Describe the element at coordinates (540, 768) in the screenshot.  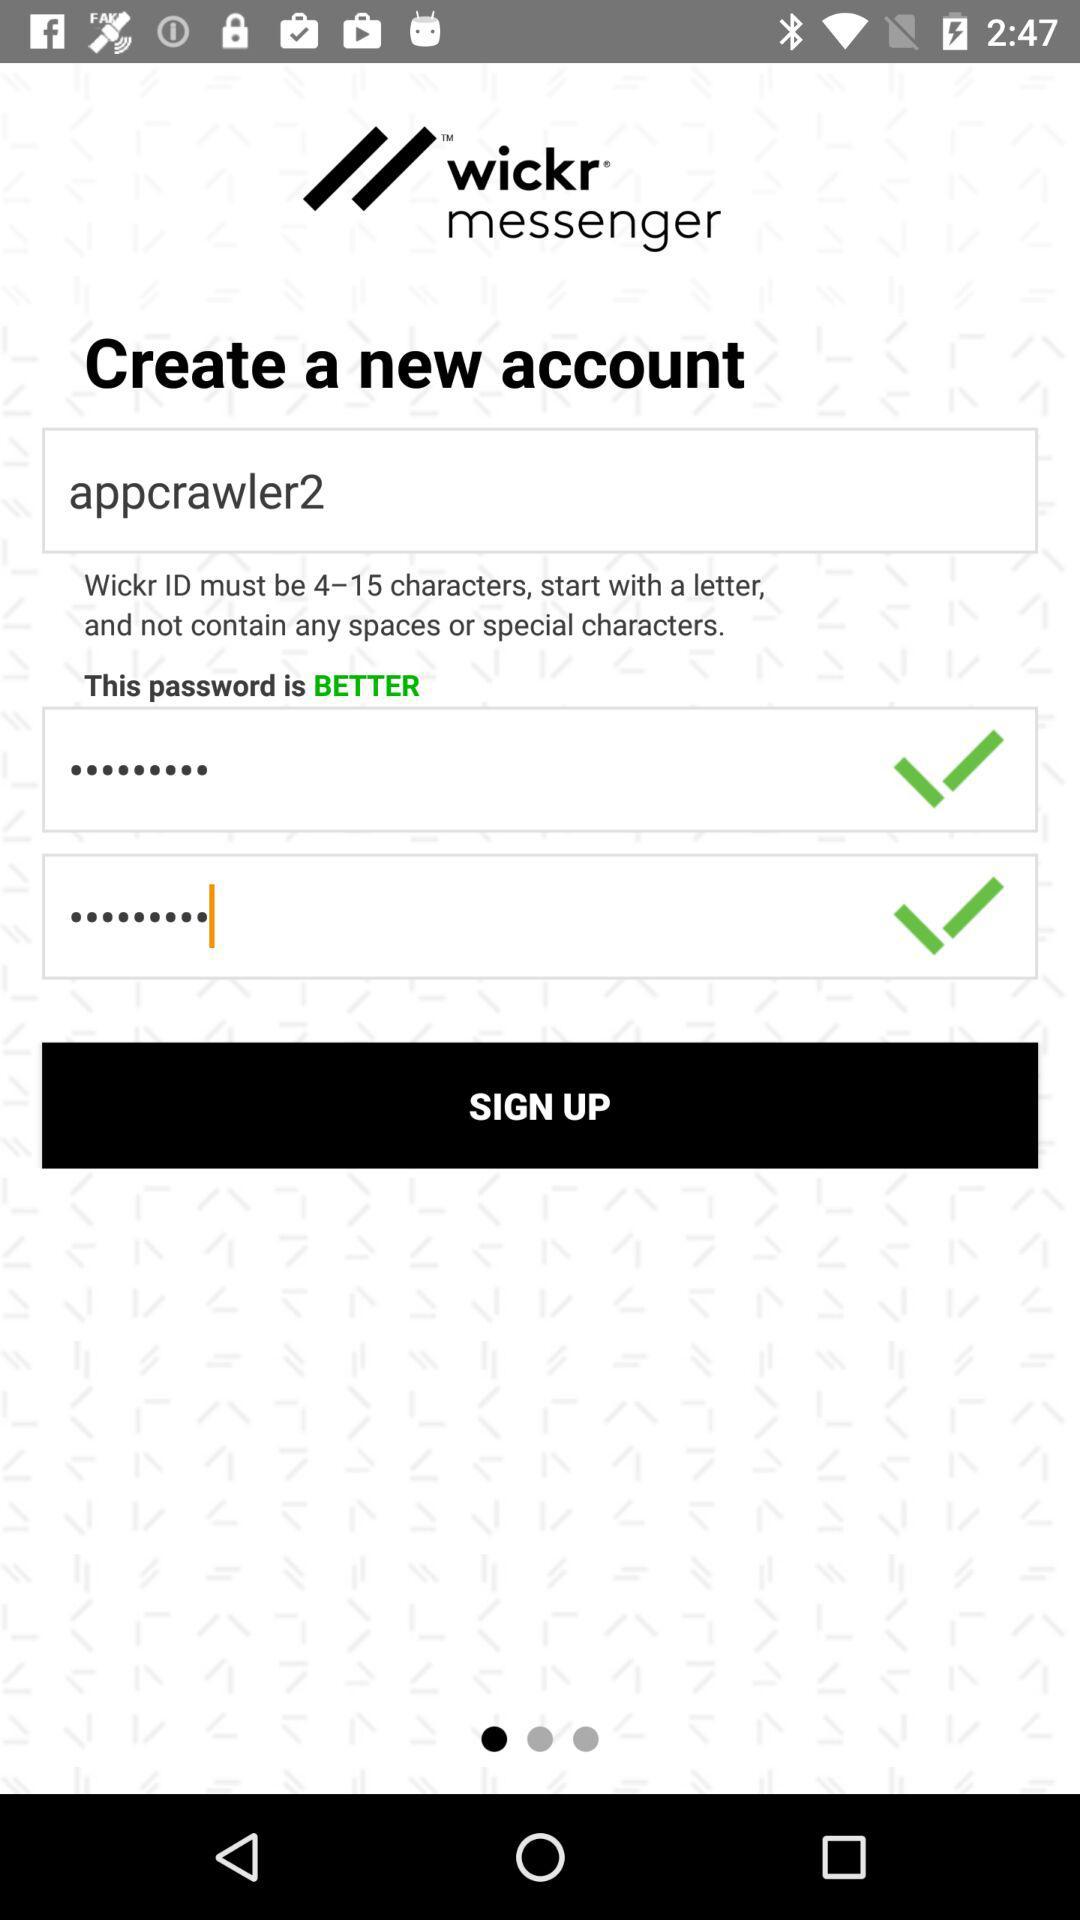
I see `the 1st box below the word better` at that location.